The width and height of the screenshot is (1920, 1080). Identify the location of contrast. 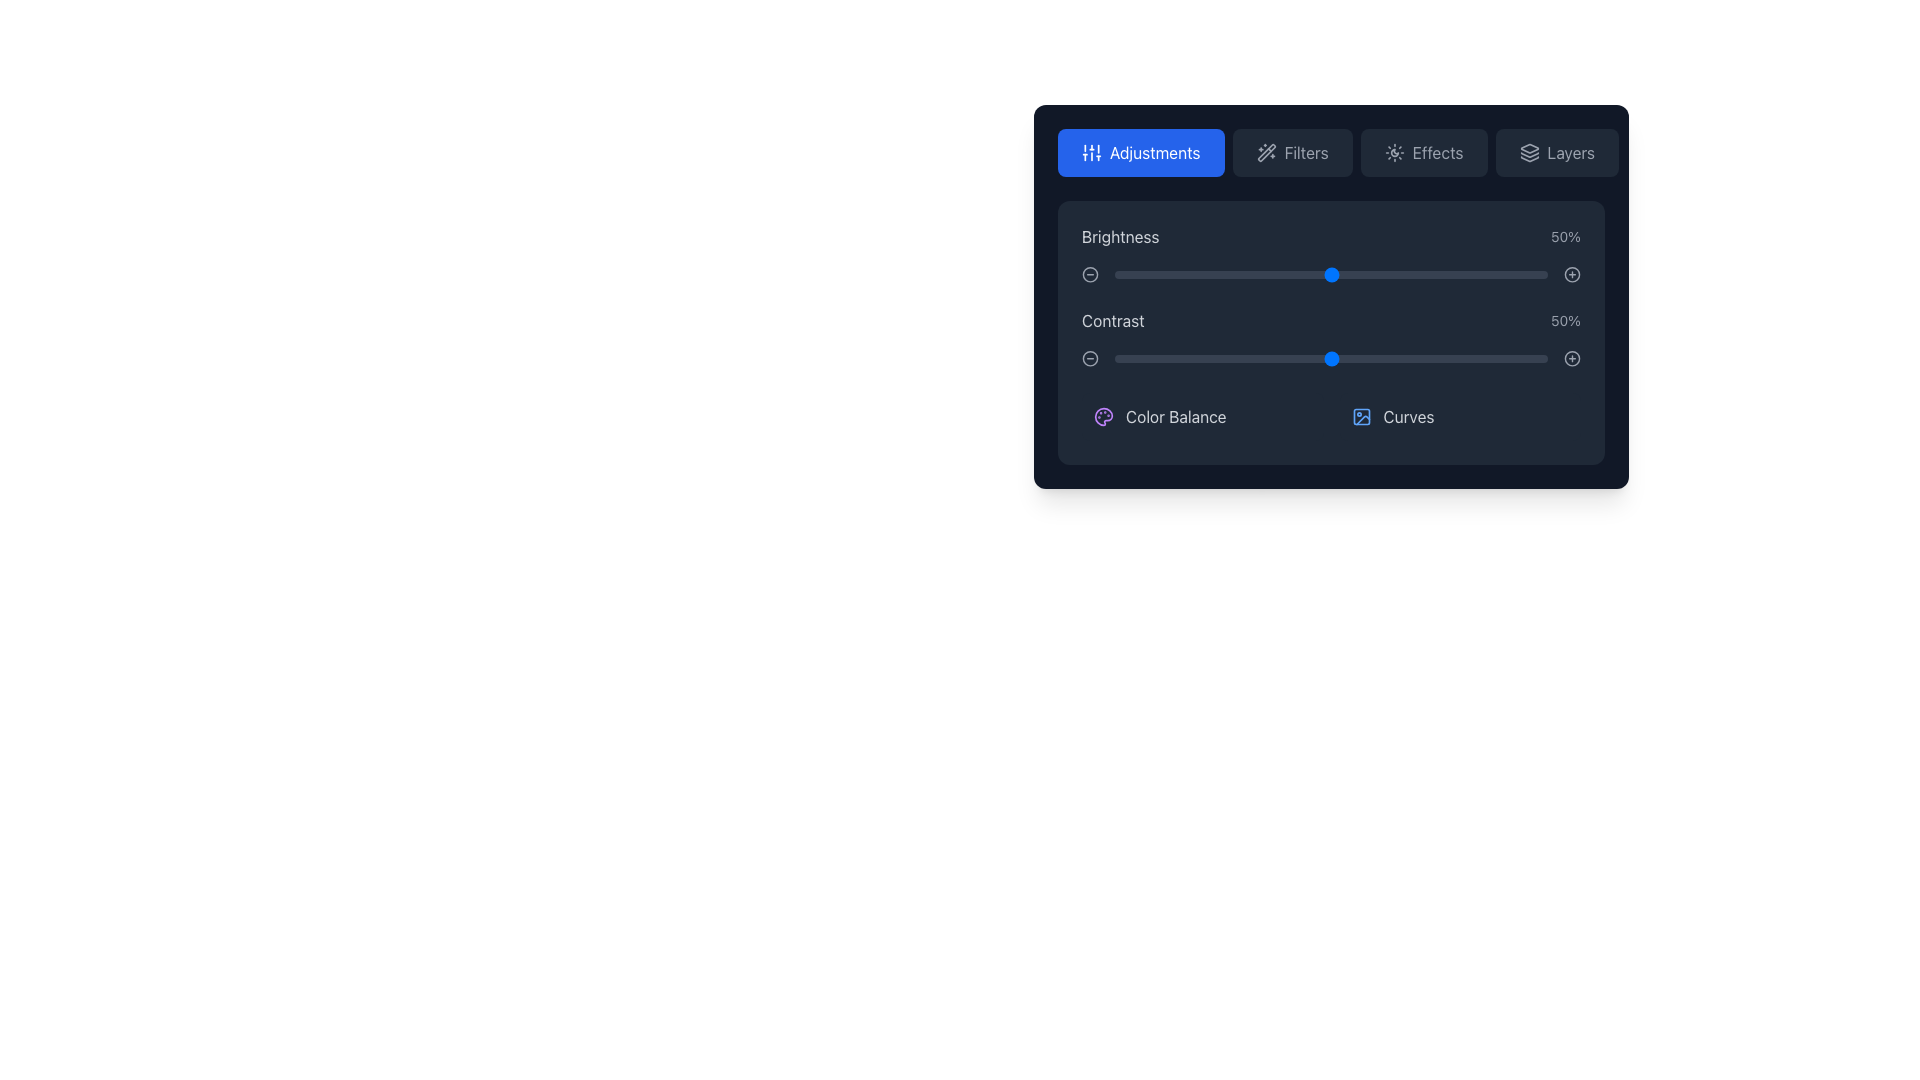
(1416, 357).